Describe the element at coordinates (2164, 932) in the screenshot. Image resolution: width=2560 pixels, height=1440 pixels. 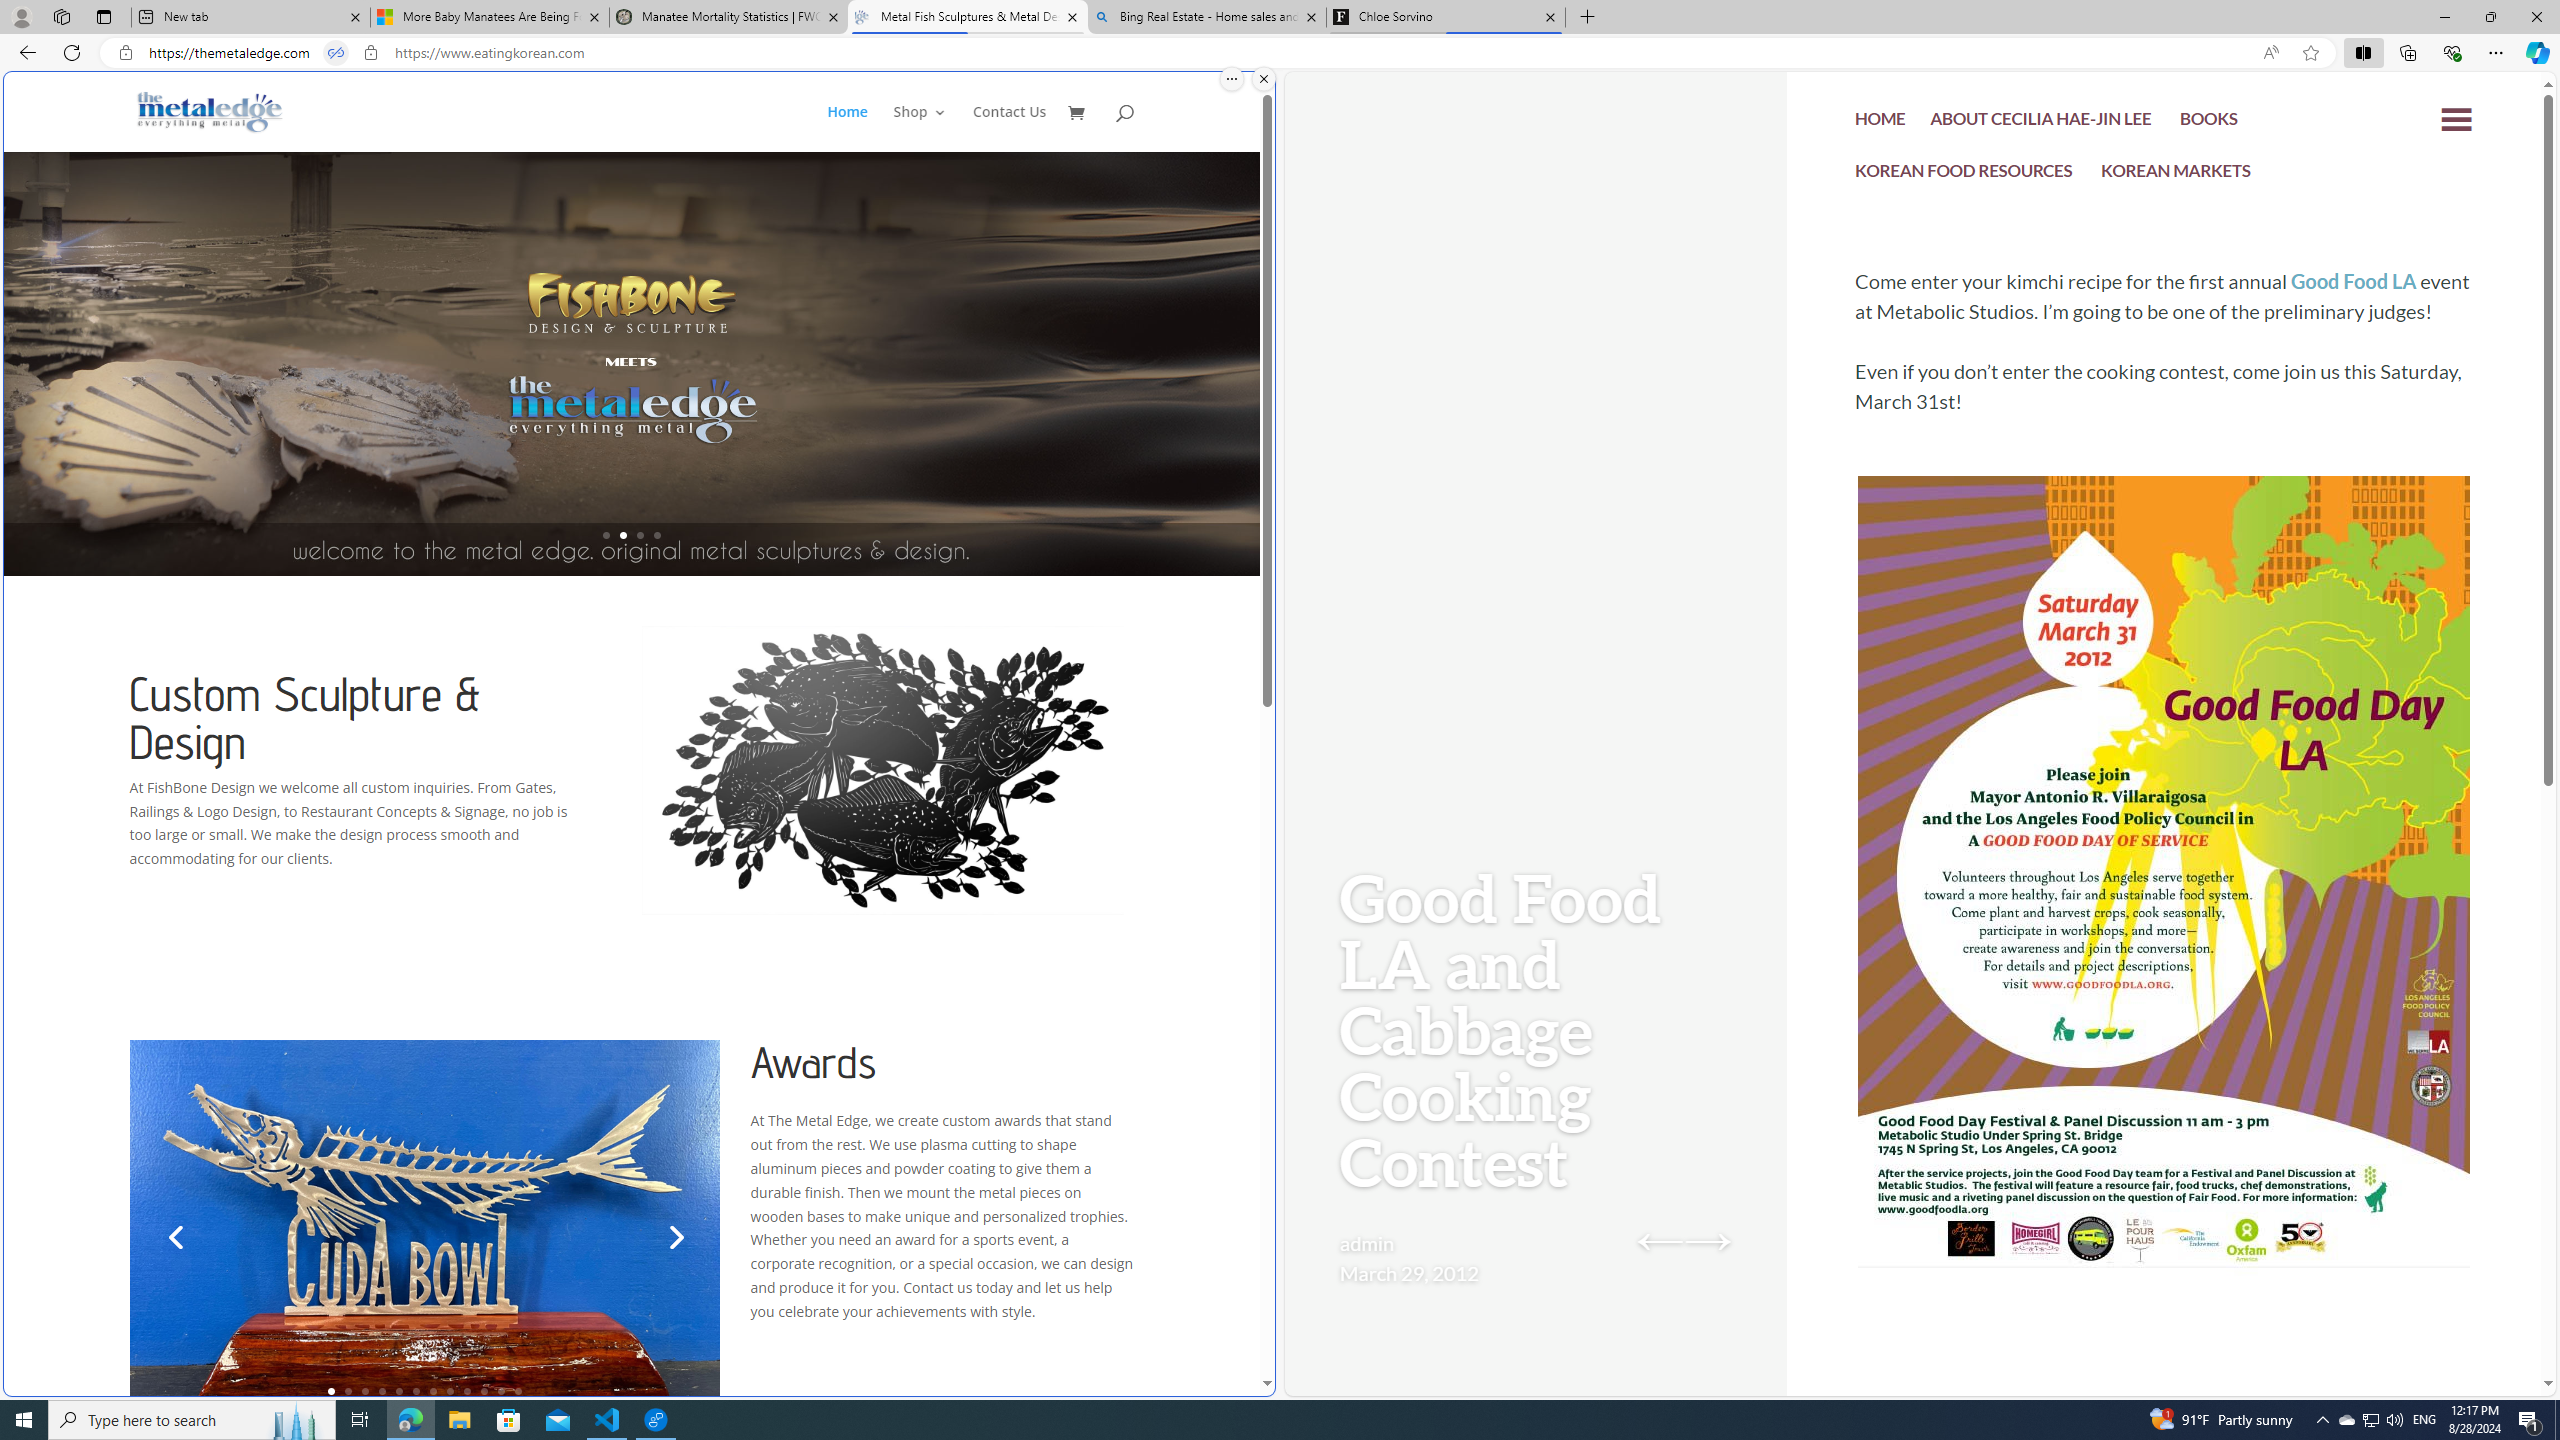
I see `'good food la poster'` at that location.